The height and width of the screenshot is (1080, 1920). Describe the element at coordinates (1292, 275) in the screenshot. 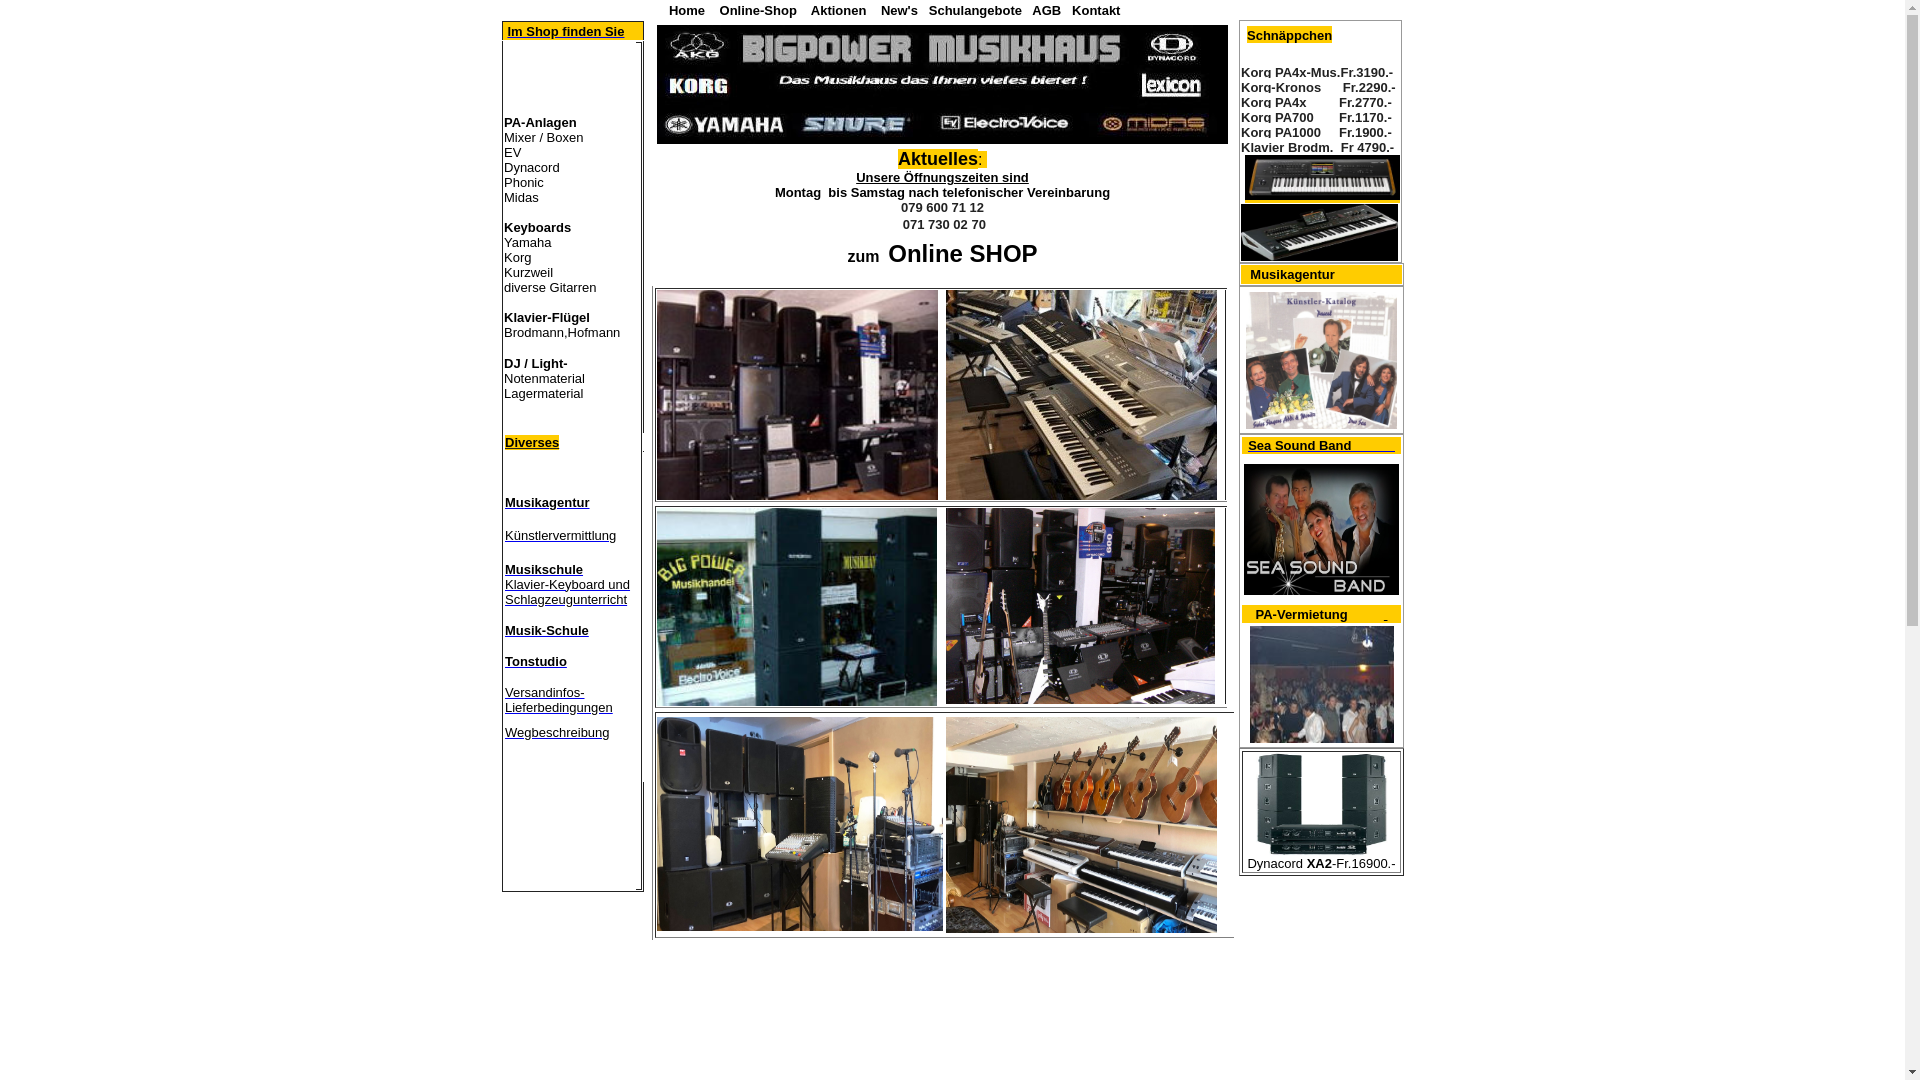

I see `'Musikagentur'` at that location.